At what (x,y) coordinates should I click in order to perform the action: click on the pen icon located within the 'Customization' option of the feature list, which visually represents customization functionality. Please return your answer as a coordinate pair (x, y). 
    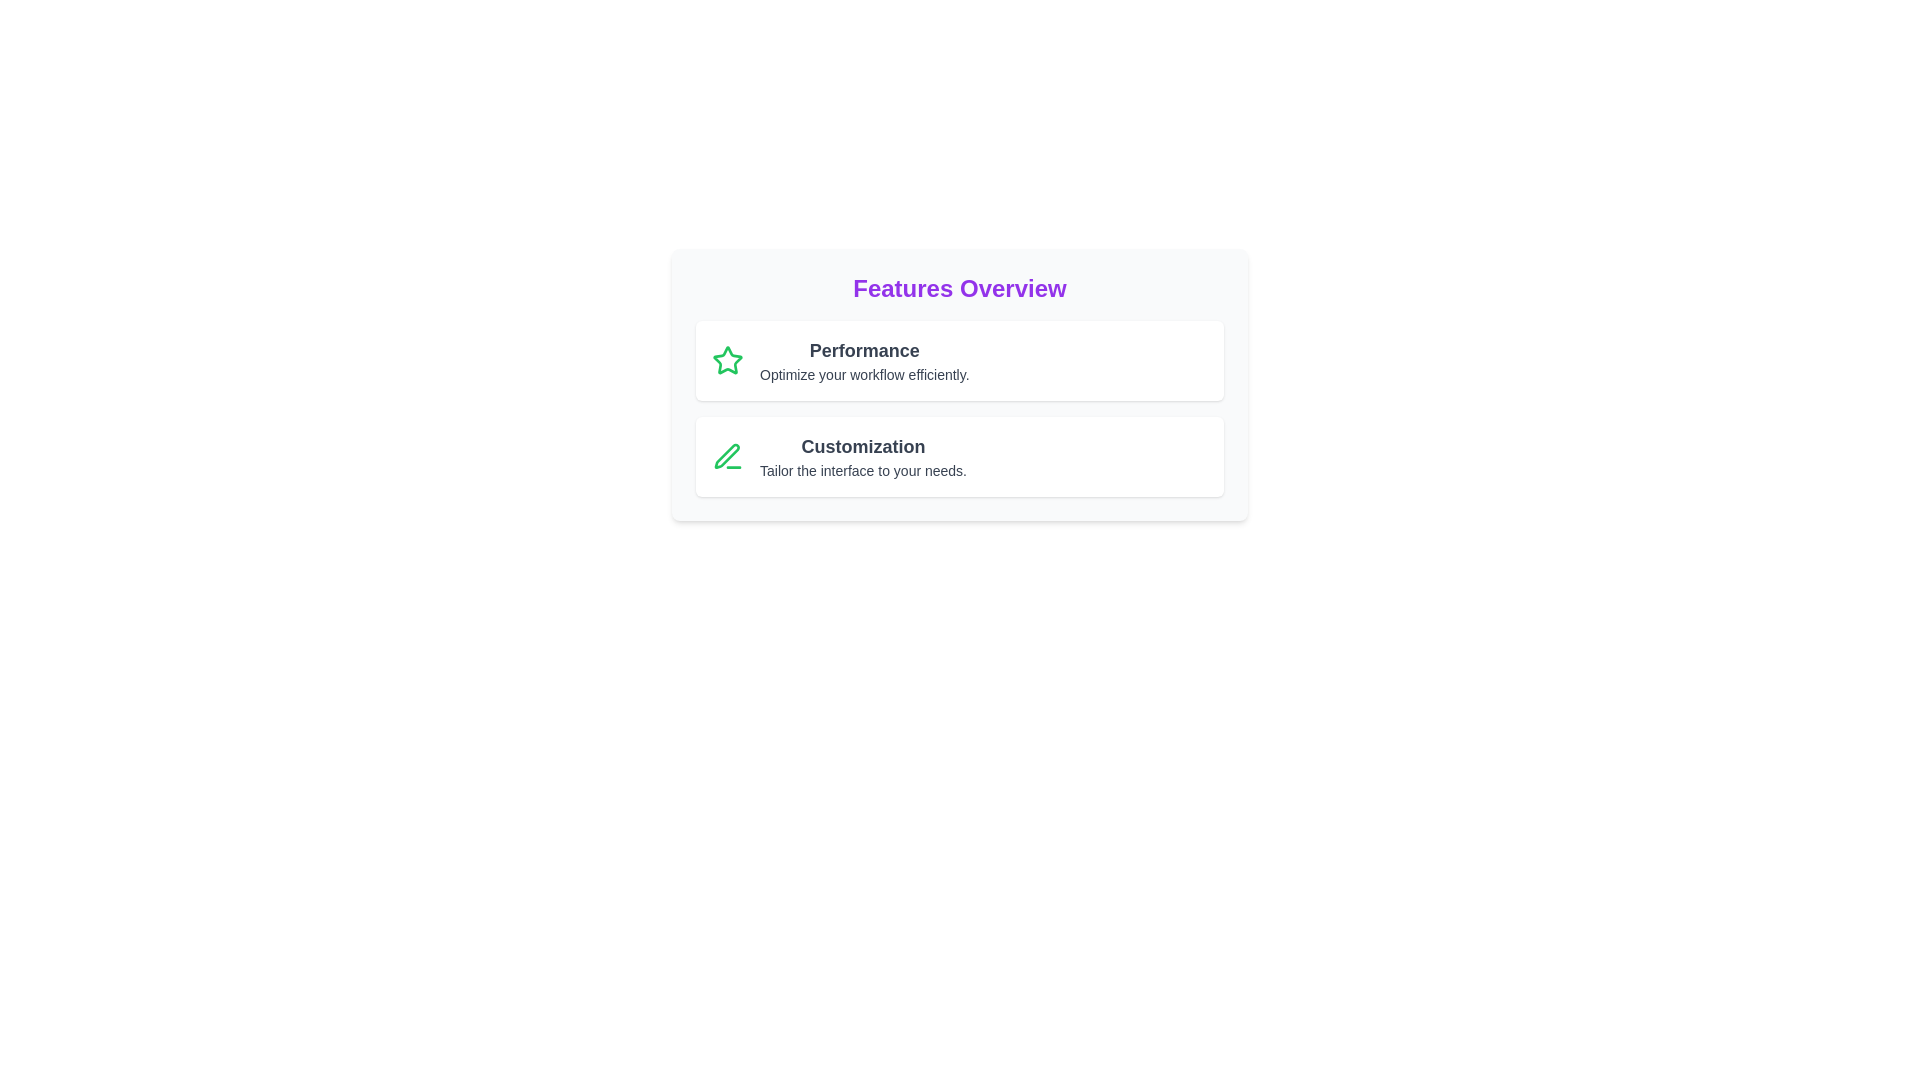
    Looking at the image, I should click on (727, 456).